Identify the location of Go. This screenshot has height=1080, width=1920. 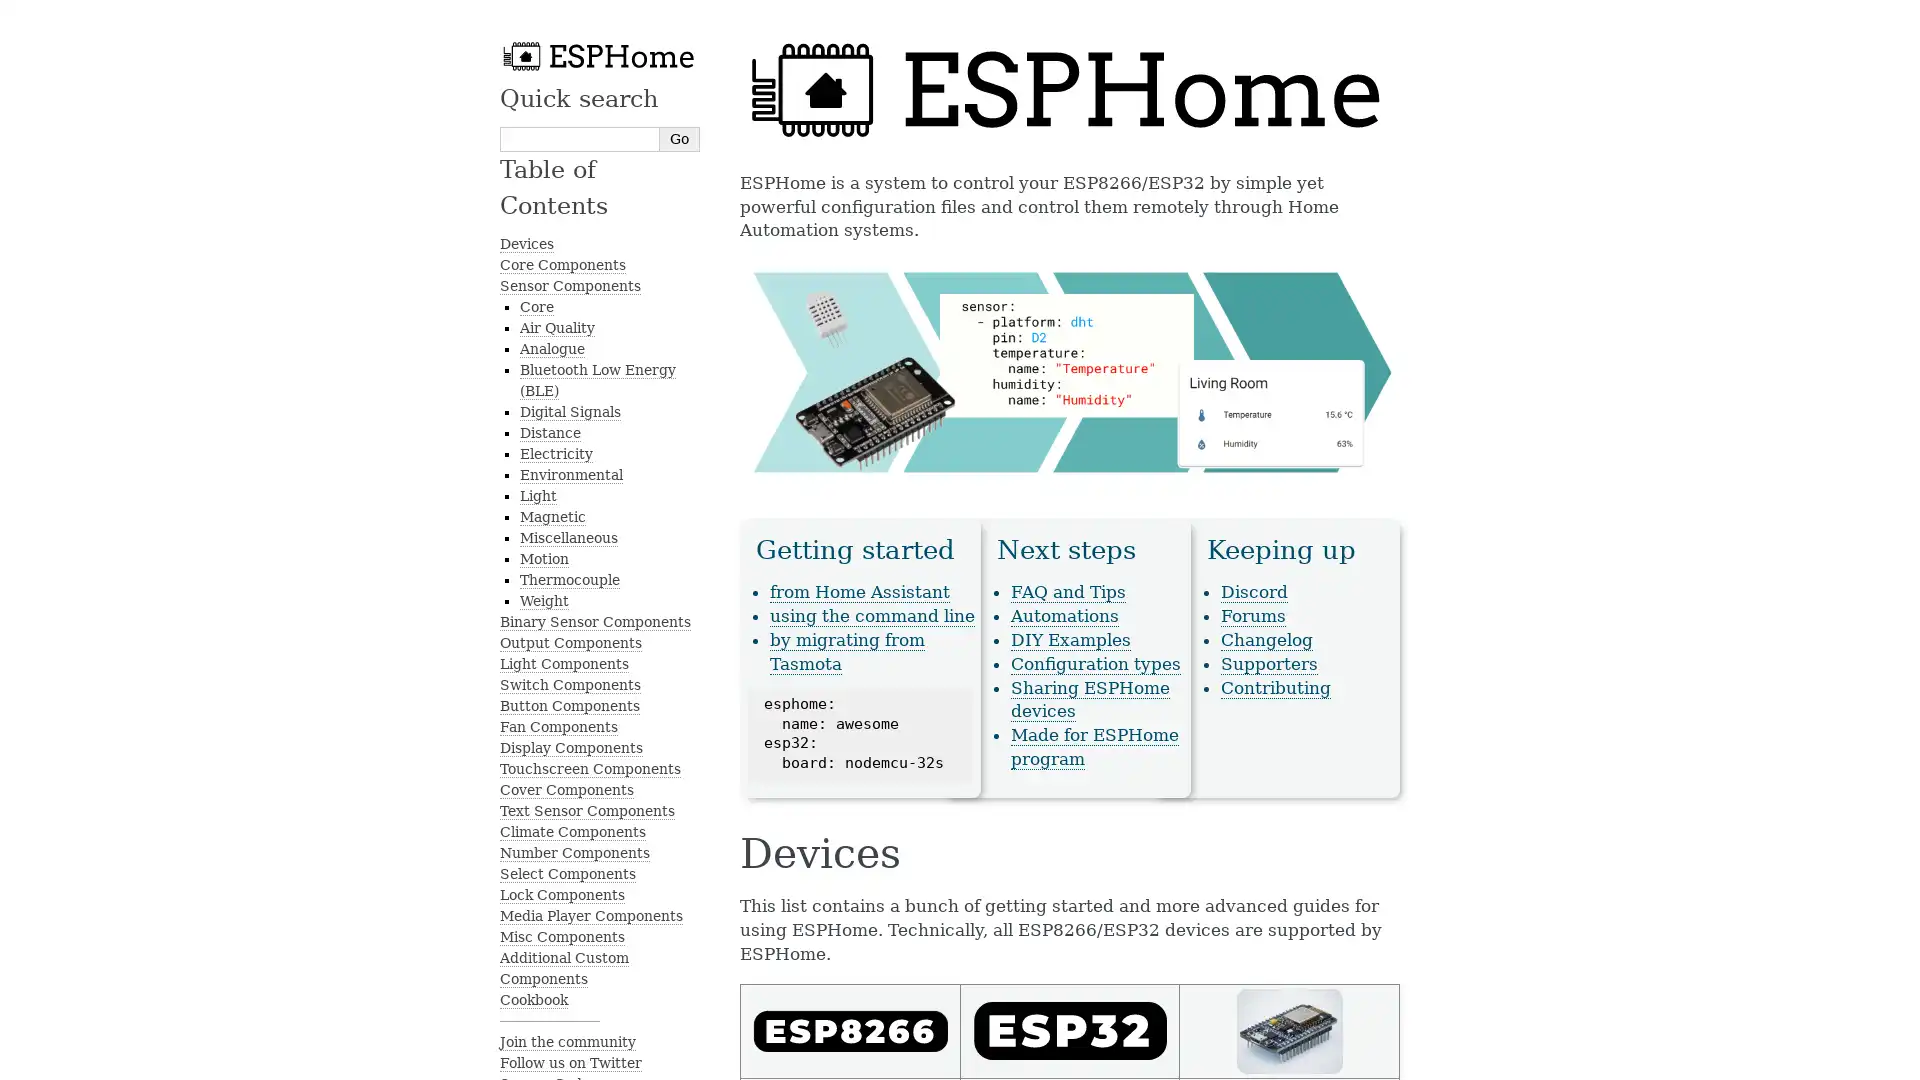
(680, 137).